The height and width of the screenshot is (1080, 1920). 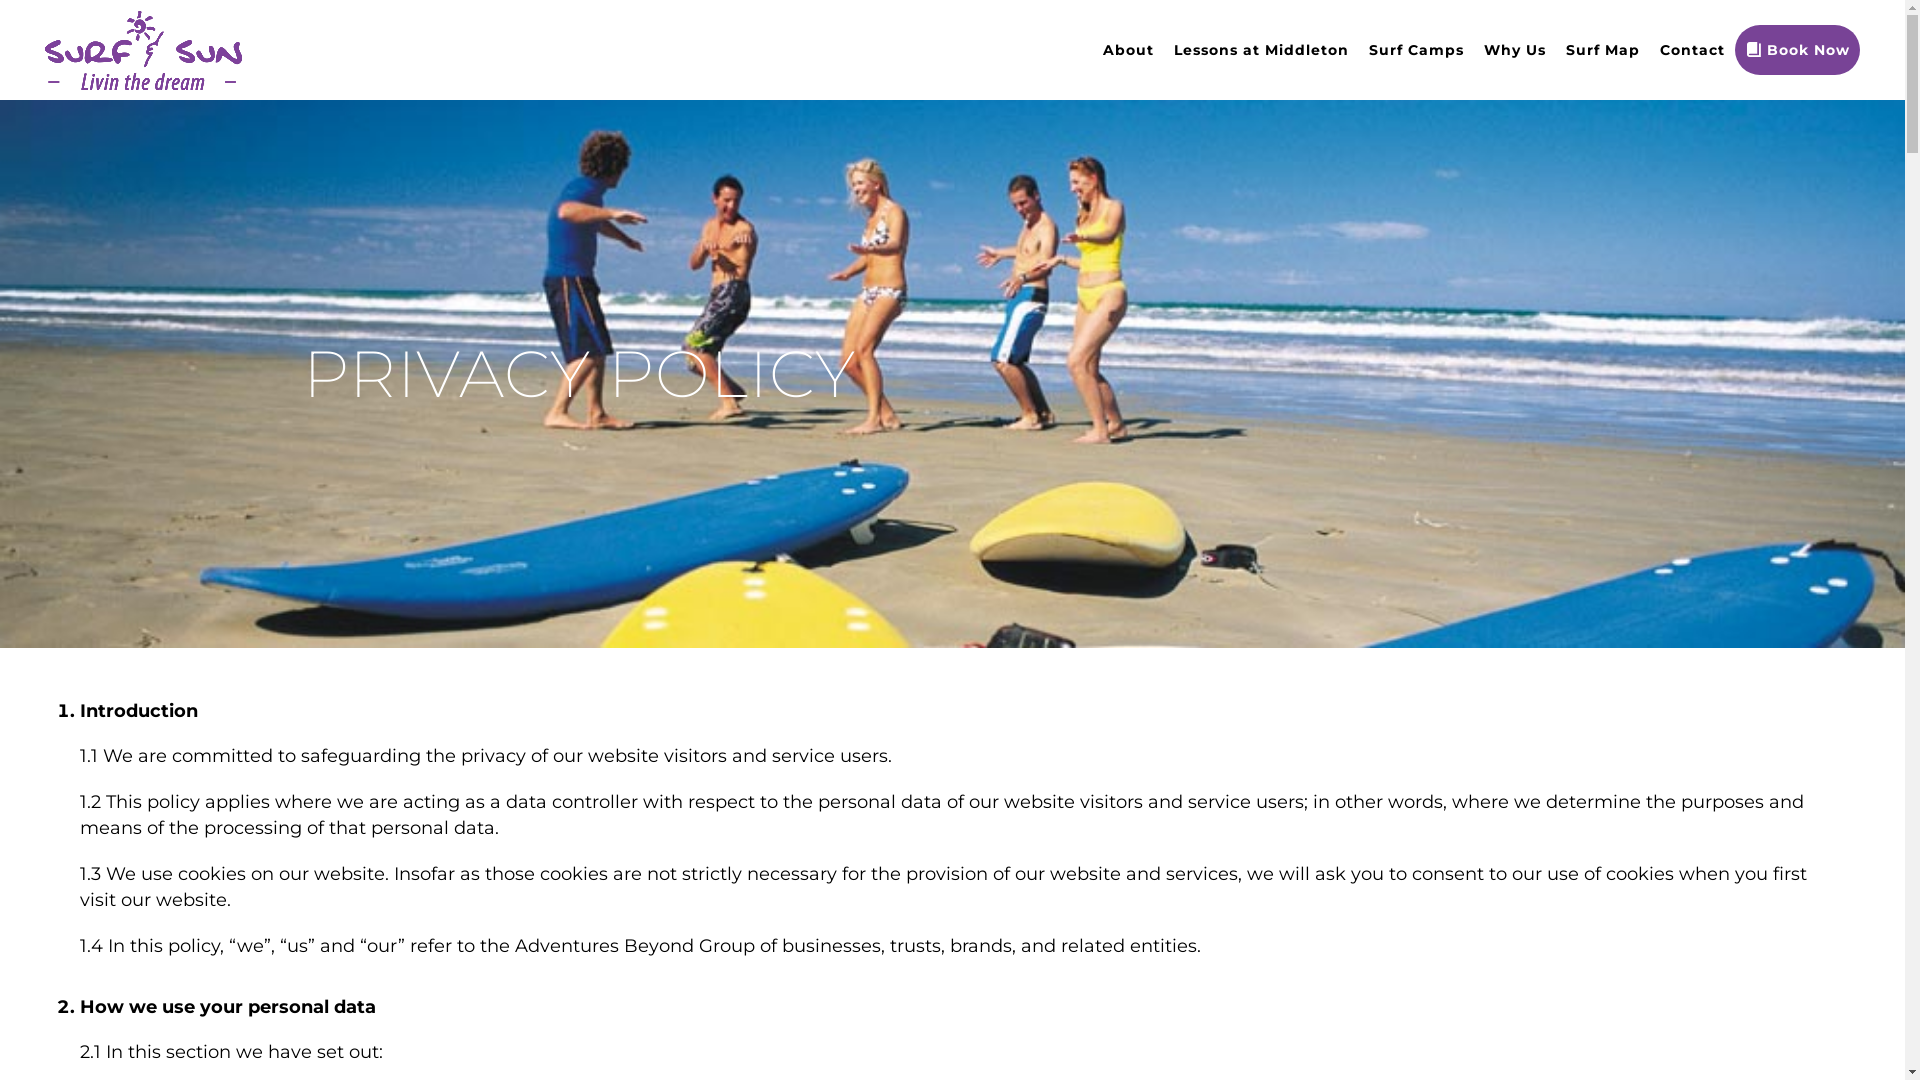 What do you see at coordinates (1797, 49) in the screenshot?
I see `'Book Now'` at bounding box center [1797, 49].